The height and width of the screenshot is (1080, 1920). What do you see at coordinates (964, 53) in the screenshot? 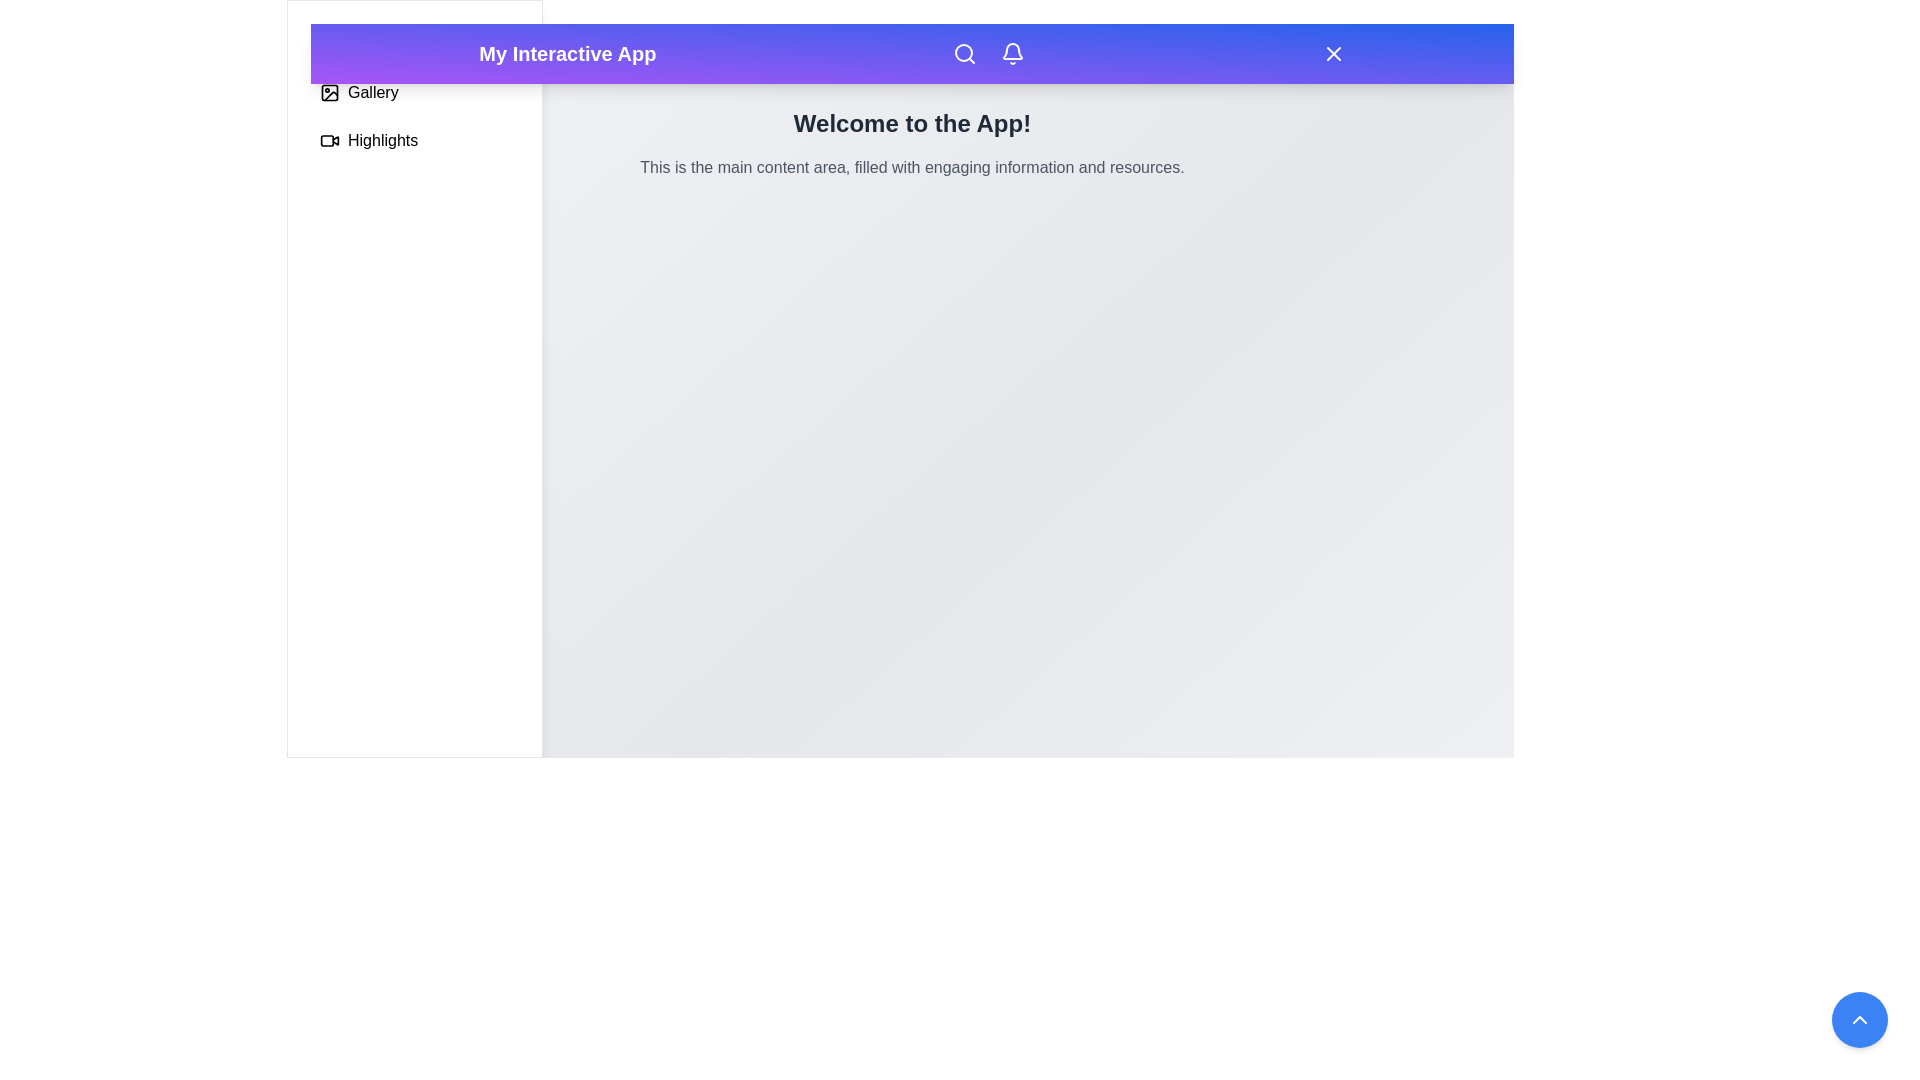
I see `the magnifying glass icon button located on the top navigation bar to change its color from white to gray` at bounding box center [964, 53].